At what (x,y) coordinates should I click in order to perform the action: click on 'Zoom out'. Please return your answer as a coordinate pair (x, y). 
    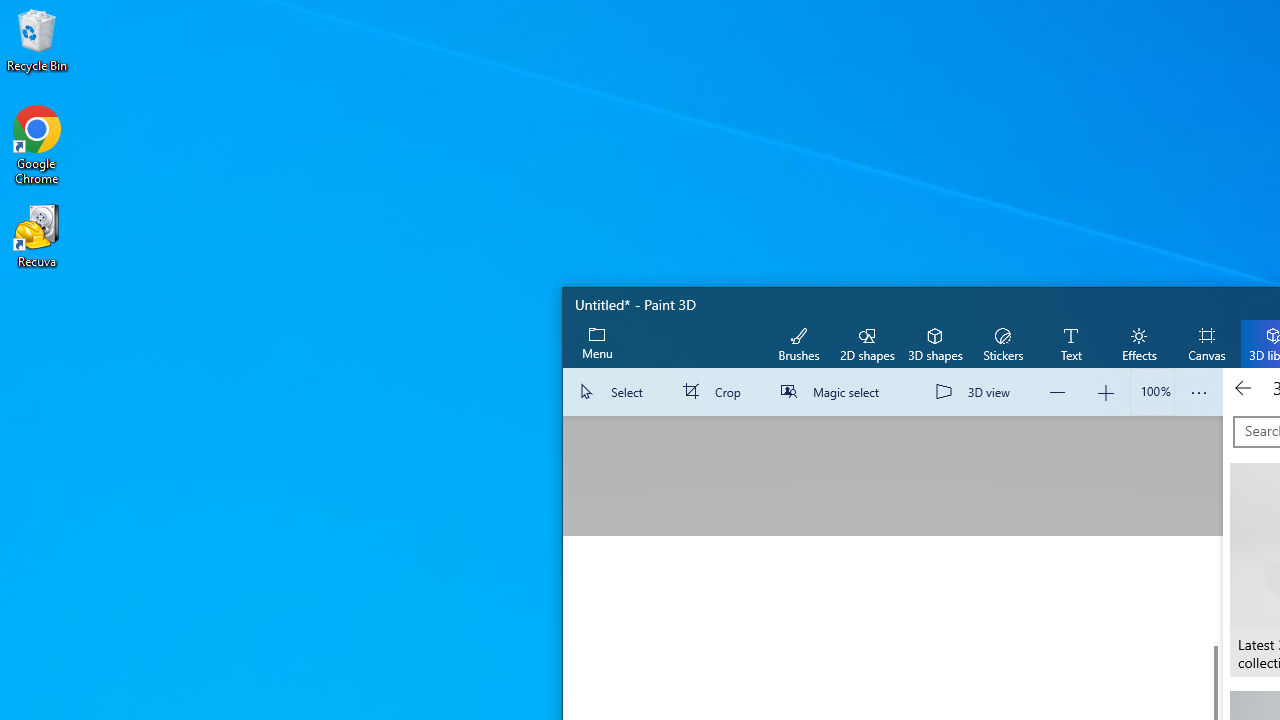
    Looking at the image, I should click on (1056, 392).